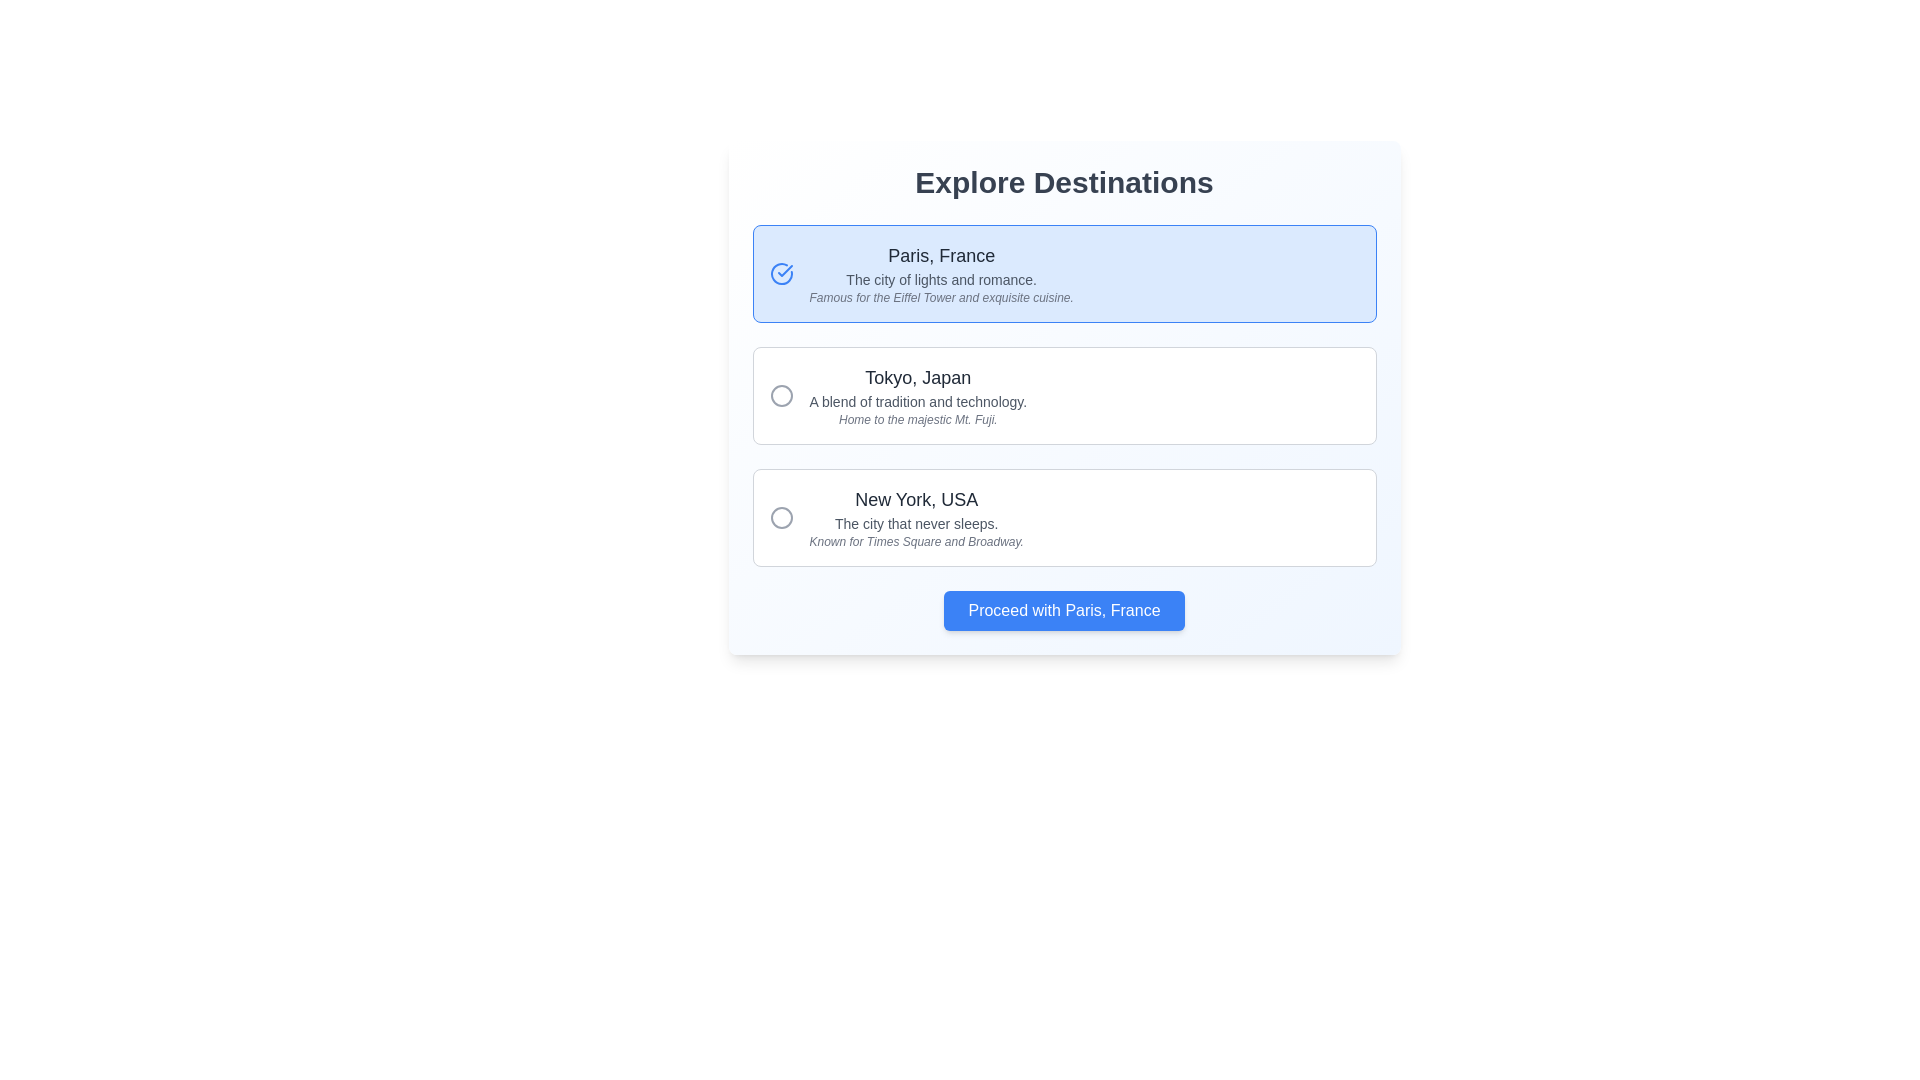 This screenshot has width=1920, height=1080. What do you see at coordinates (780, 396) in the screenshot?
I see `the SVG circle element with a stroke outline located near the 'Tokyo, Japan' option in the middle list item` at bounding box center [780, 396].